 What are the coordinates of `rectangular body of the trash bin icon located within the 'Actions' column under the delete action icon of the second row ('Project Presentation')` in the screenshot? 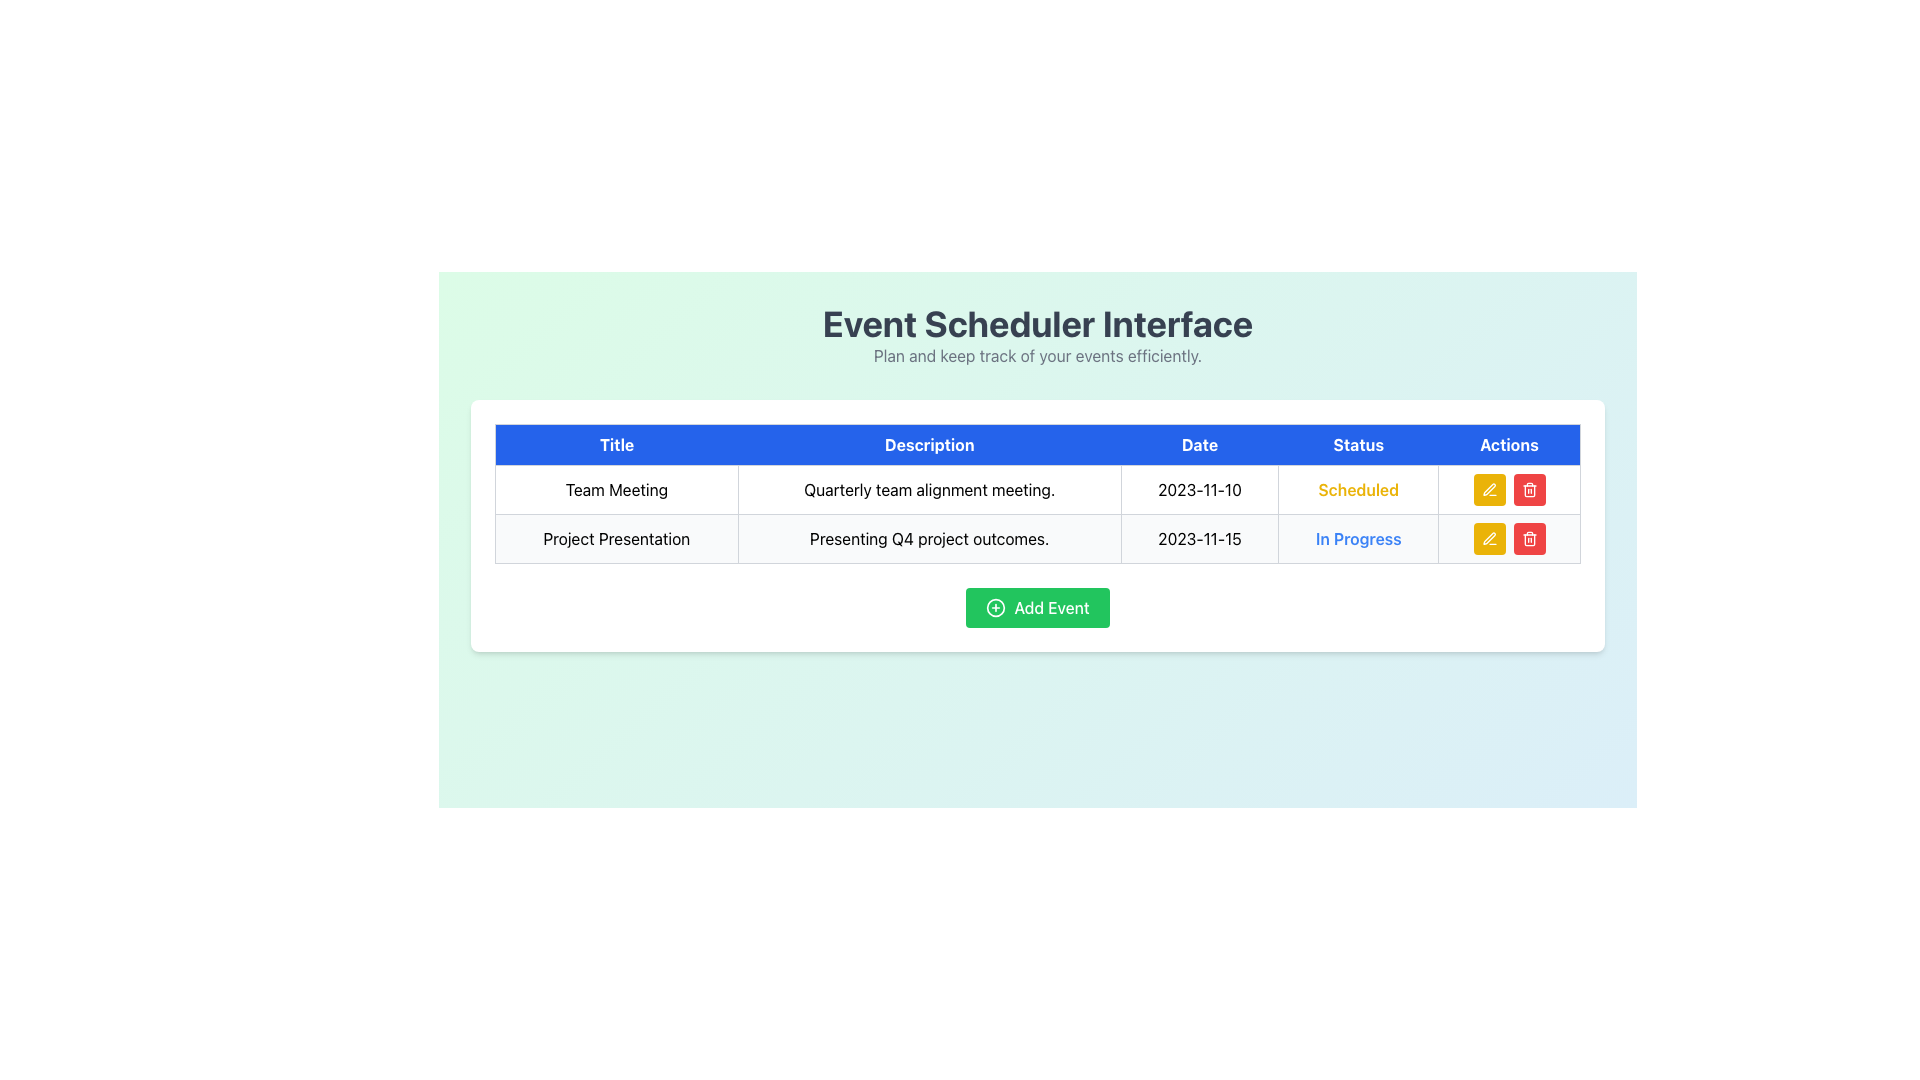 It's located at (1528, 540).